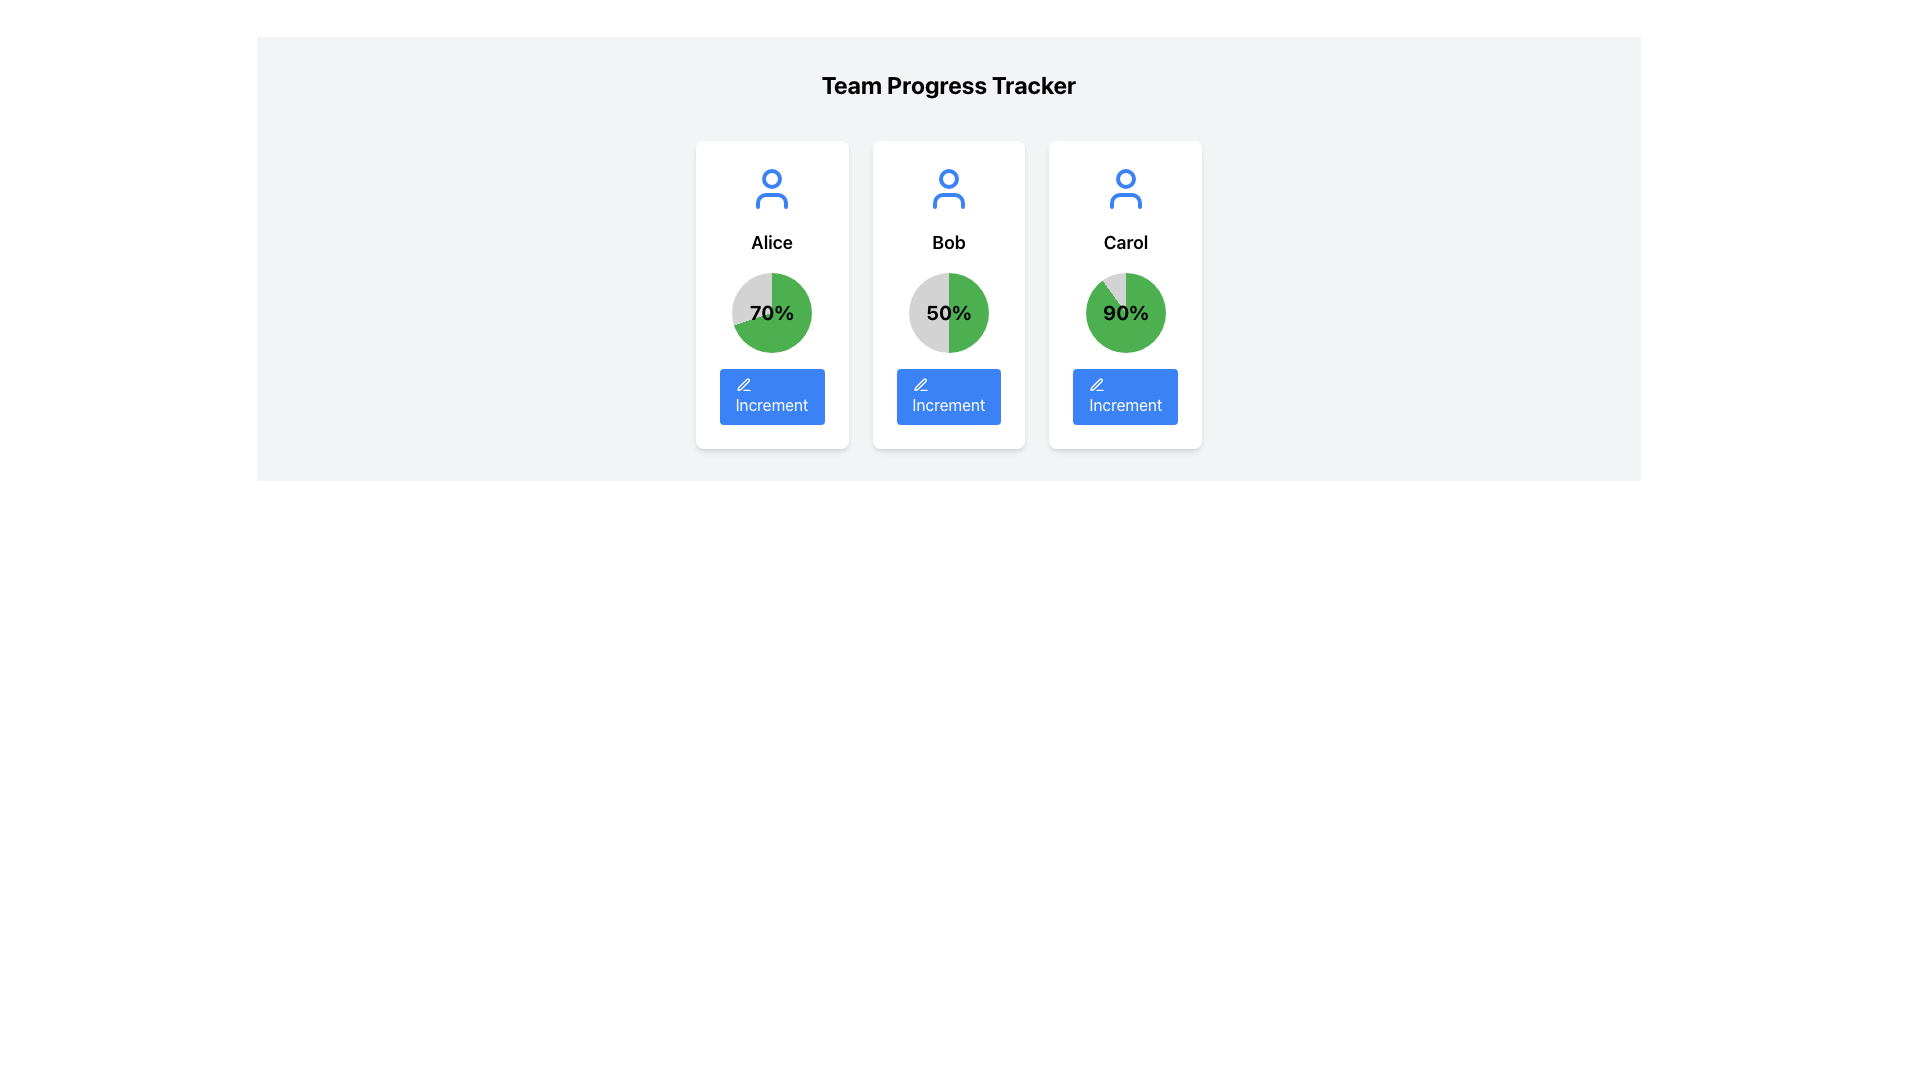  I want to click on percentage value displayed inside the circular progress indicator located in the card labeled 'Carol', which is the third card from the left, so click(1125, 312).